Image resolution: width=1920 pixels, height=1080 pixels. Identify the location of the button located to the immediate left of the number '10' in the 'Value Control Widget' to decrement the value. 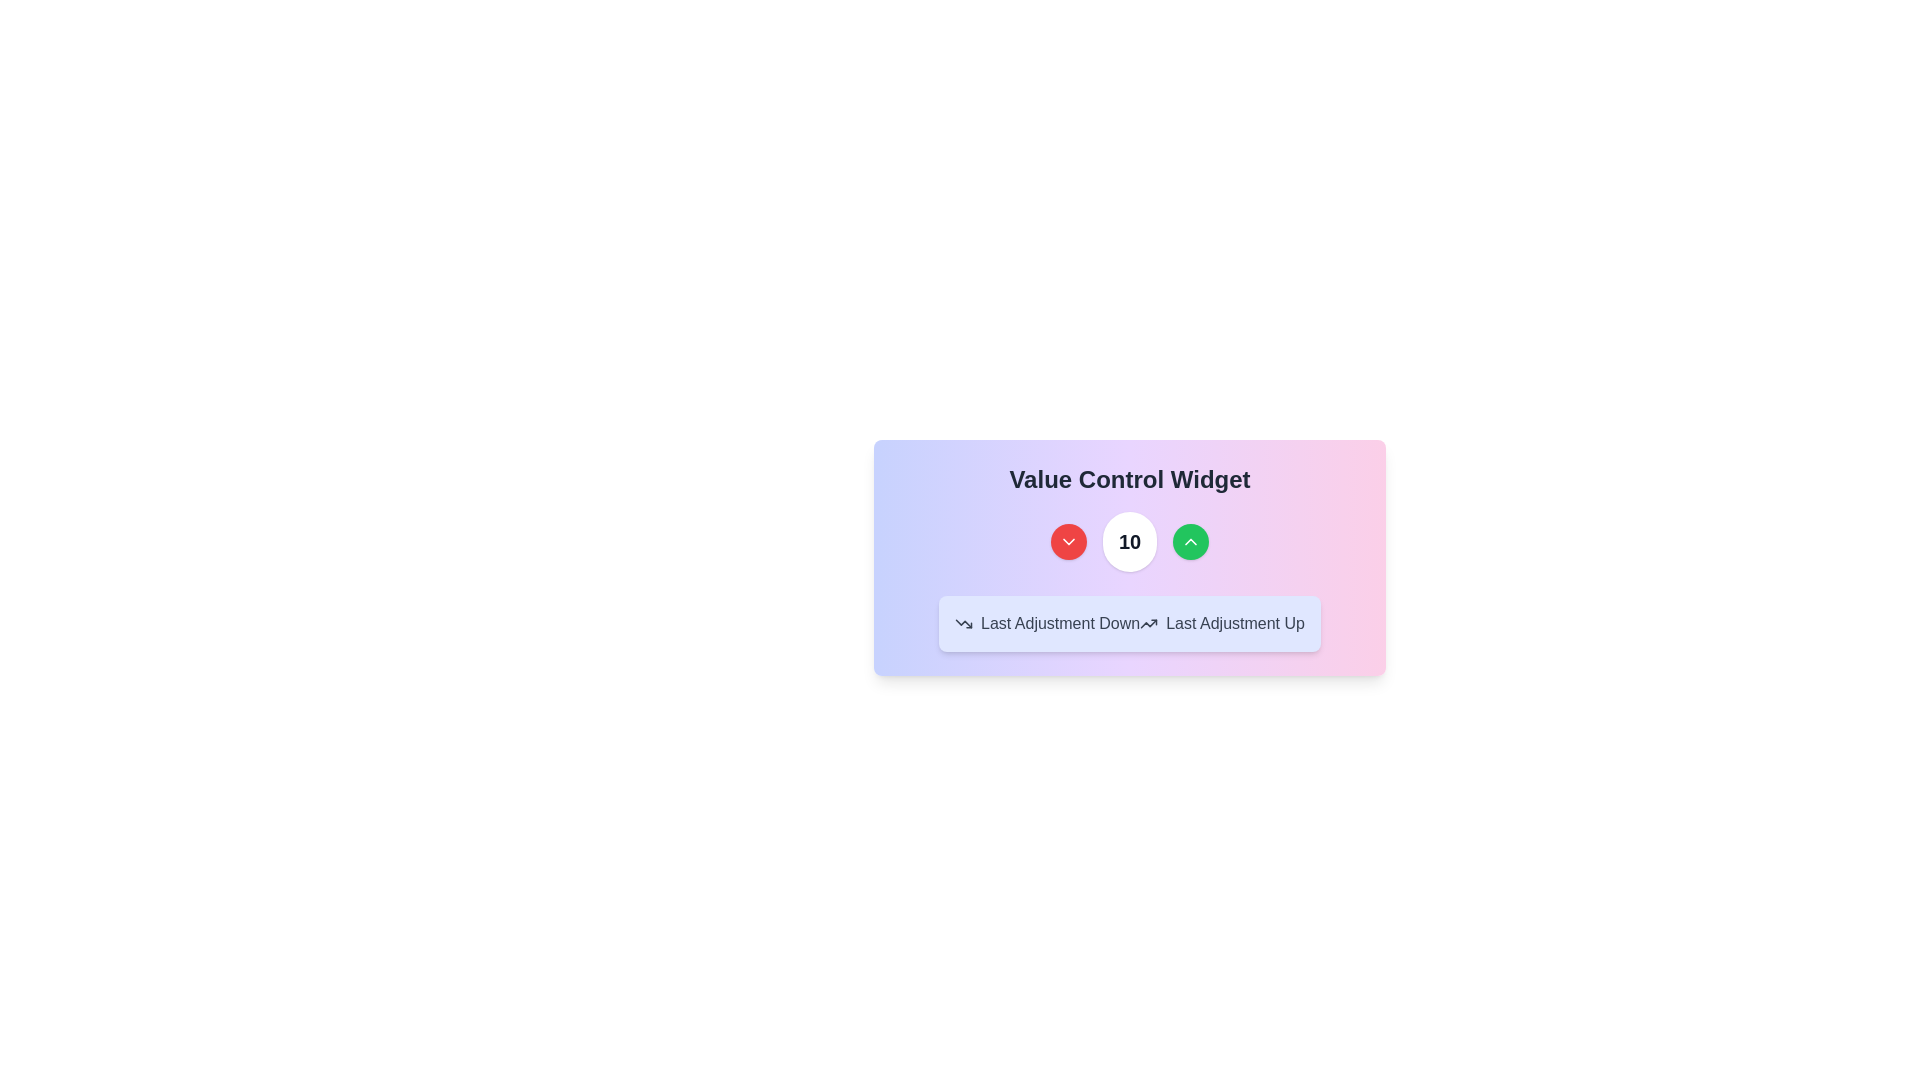
(1067, 542).